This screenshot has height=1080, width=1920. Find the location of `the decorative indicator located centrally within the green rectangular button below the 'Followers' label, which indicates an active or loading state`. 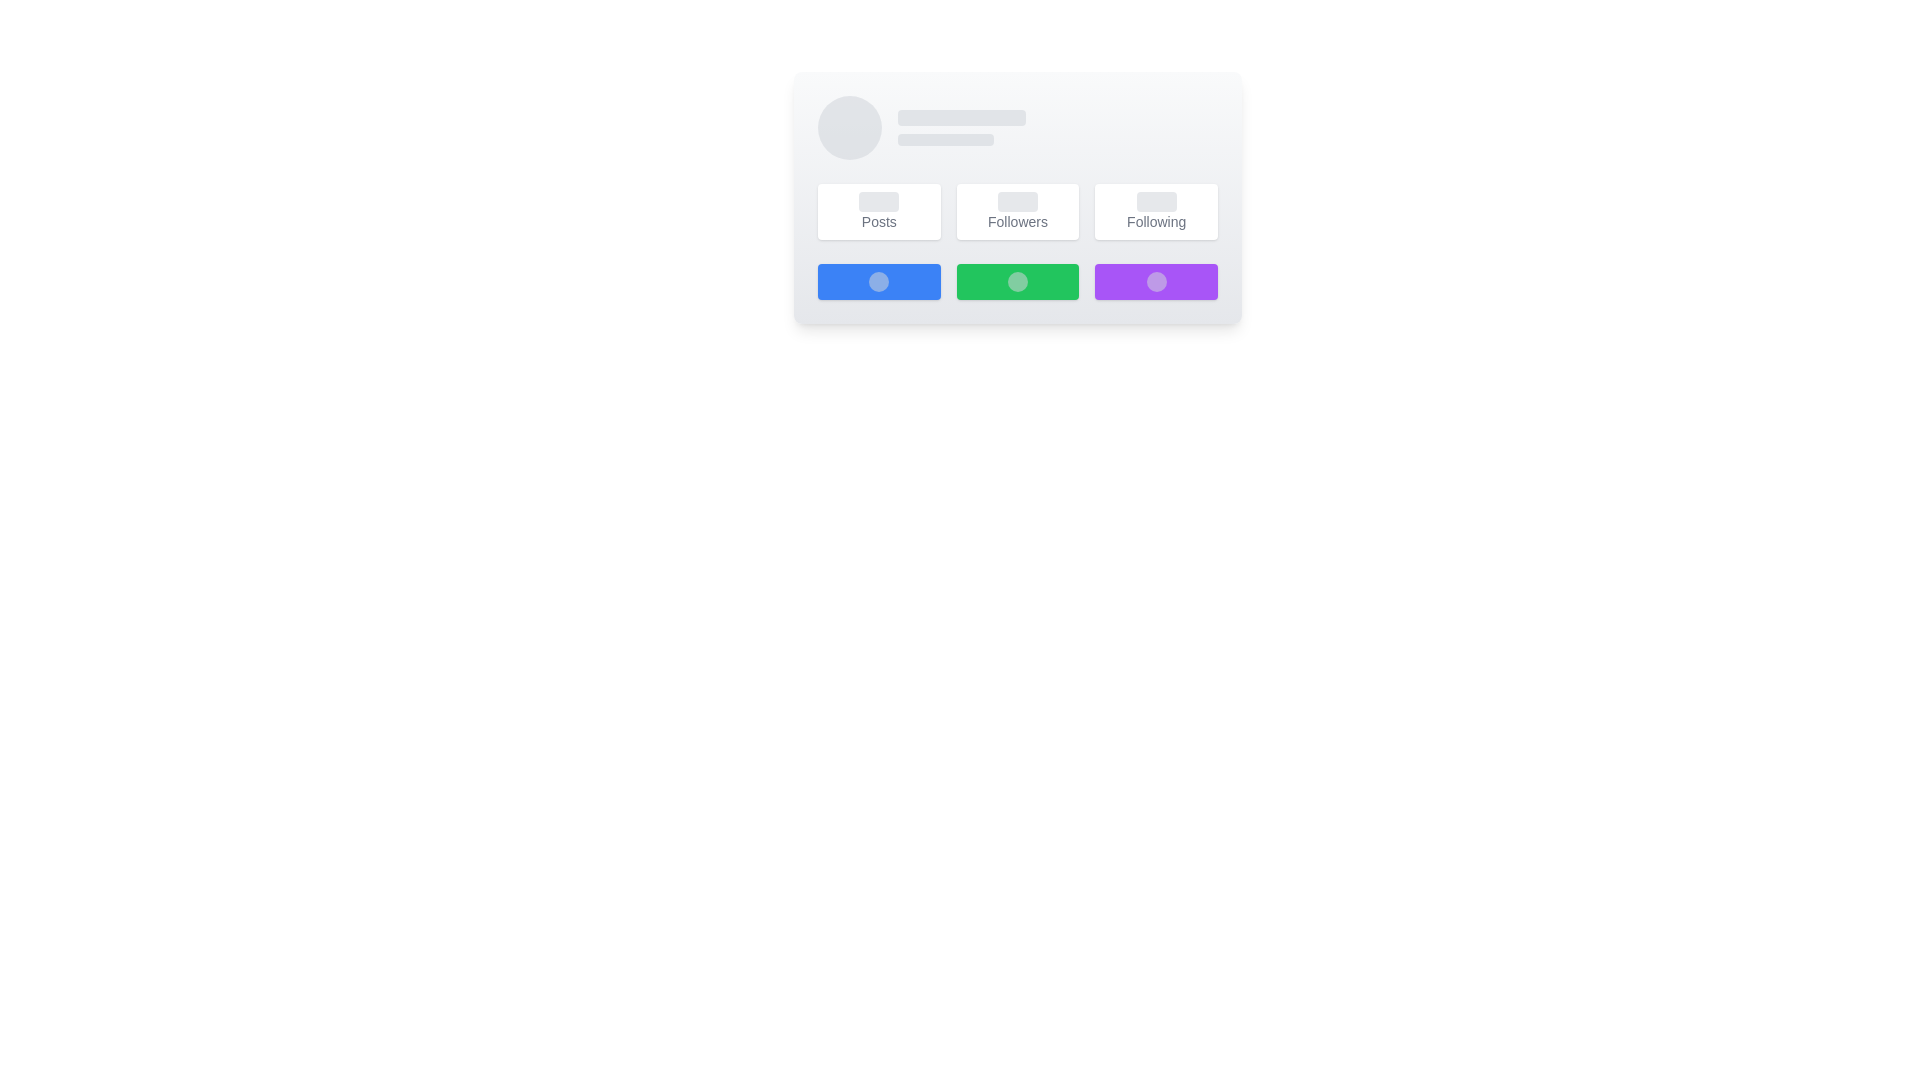

the decorative indicator located centrally within the green rectangular button below the 'Followers' label, which indicates an active or loading state is located at coordinates (1017, 281).